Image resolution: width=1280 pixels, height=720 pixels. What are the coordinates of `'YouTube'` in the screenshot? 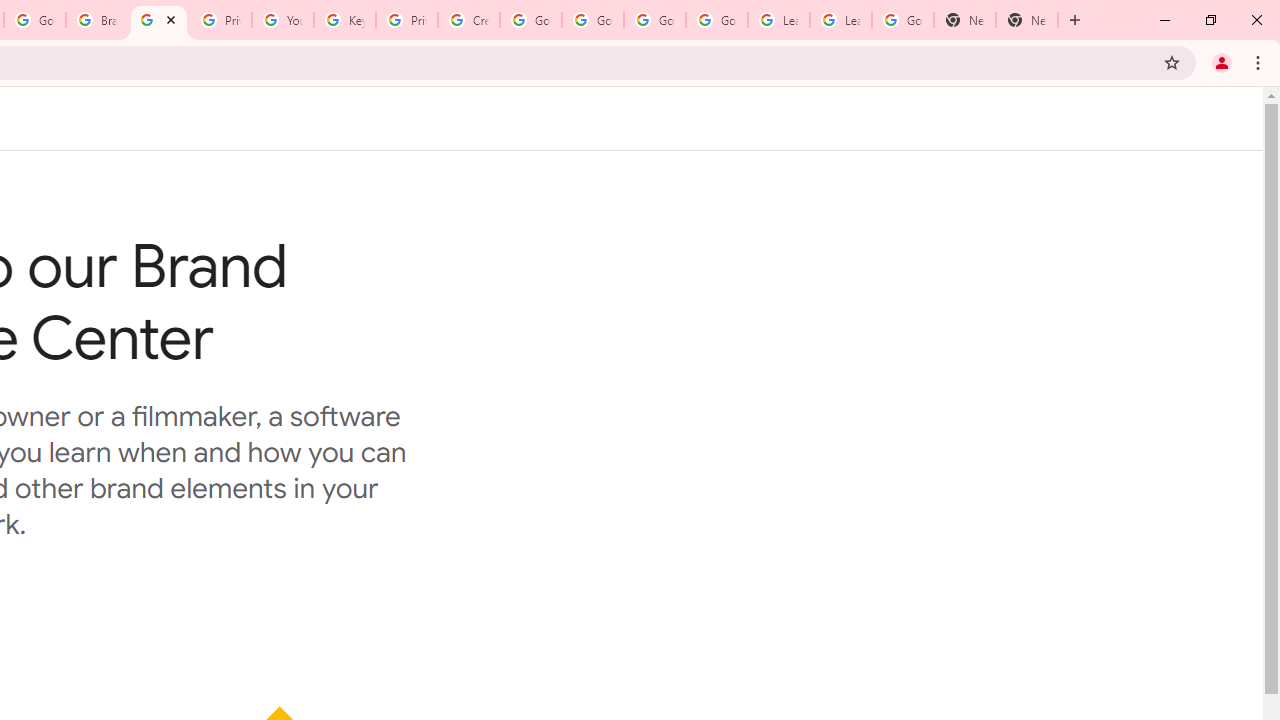 It's located at (281, 20).